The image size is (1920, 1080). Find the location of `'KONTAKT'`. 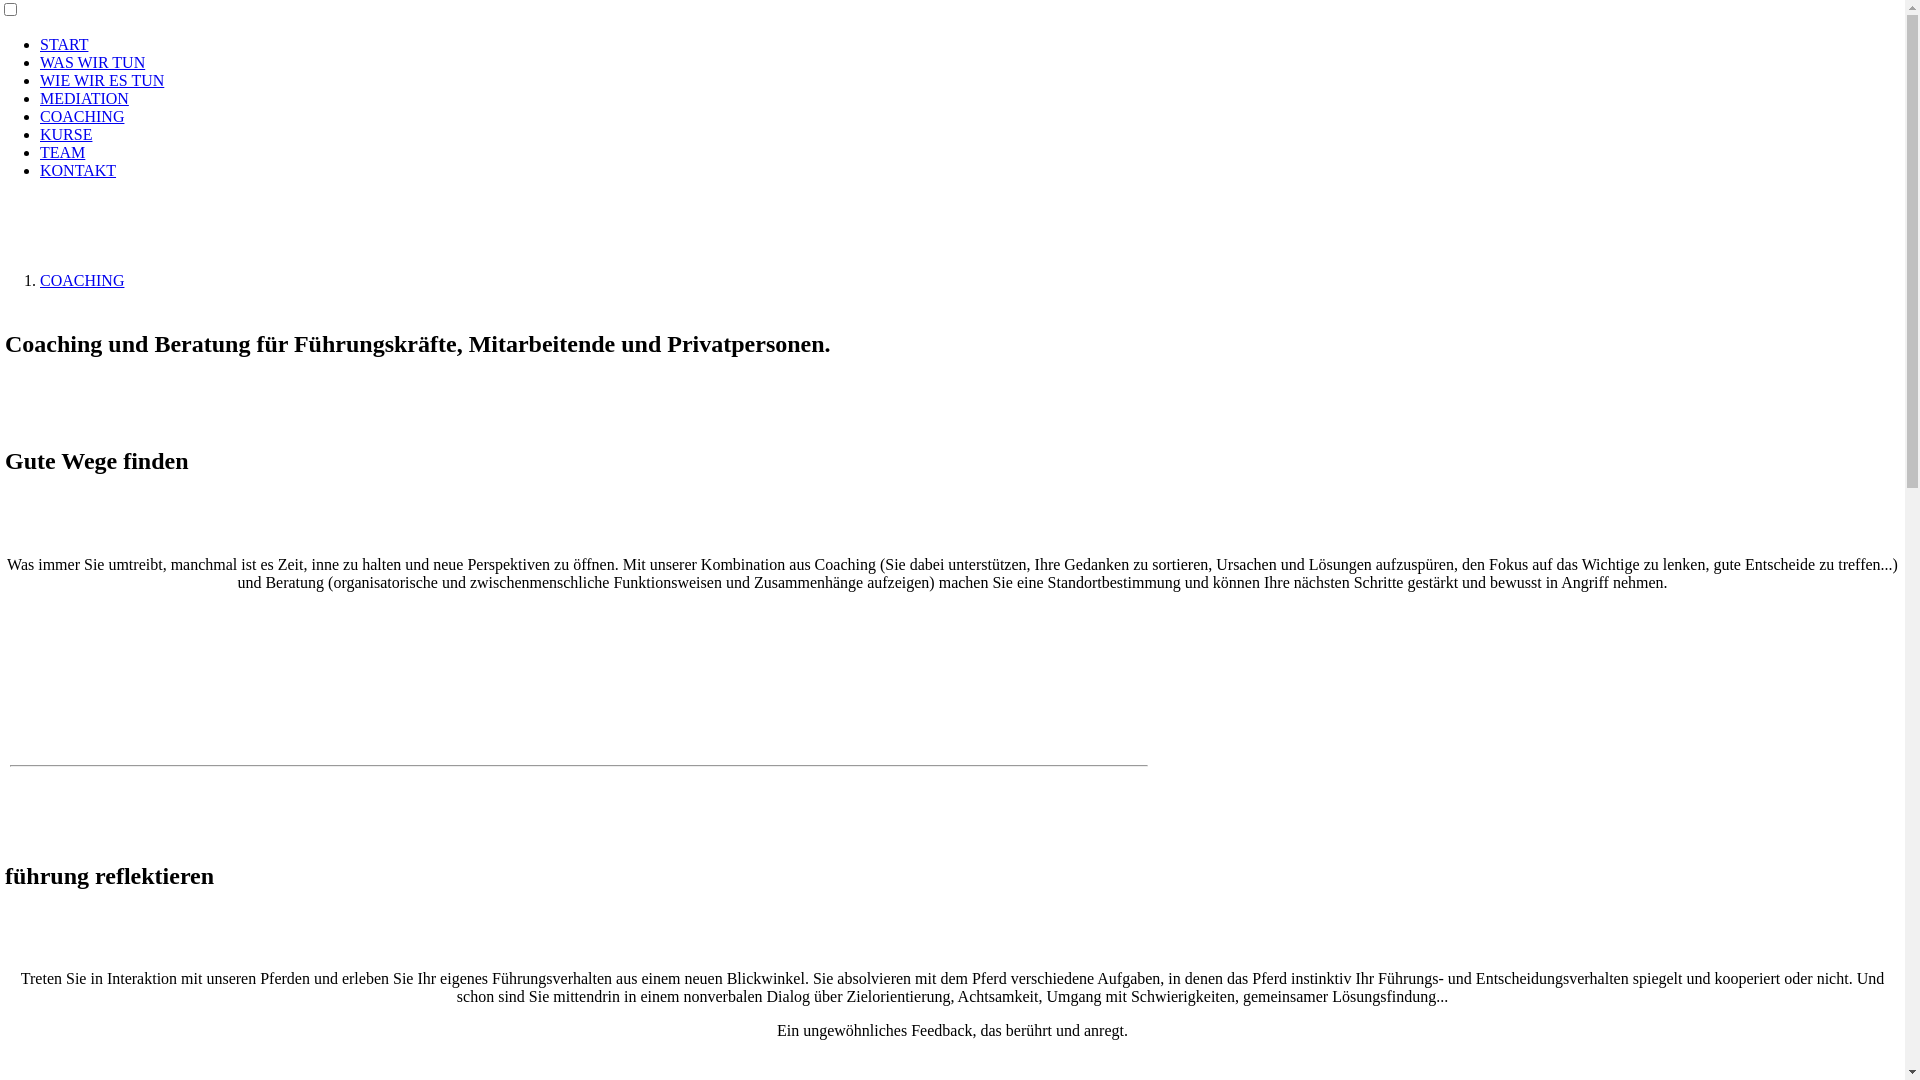

'KONTAKT' is located at coordinates (77, 169).